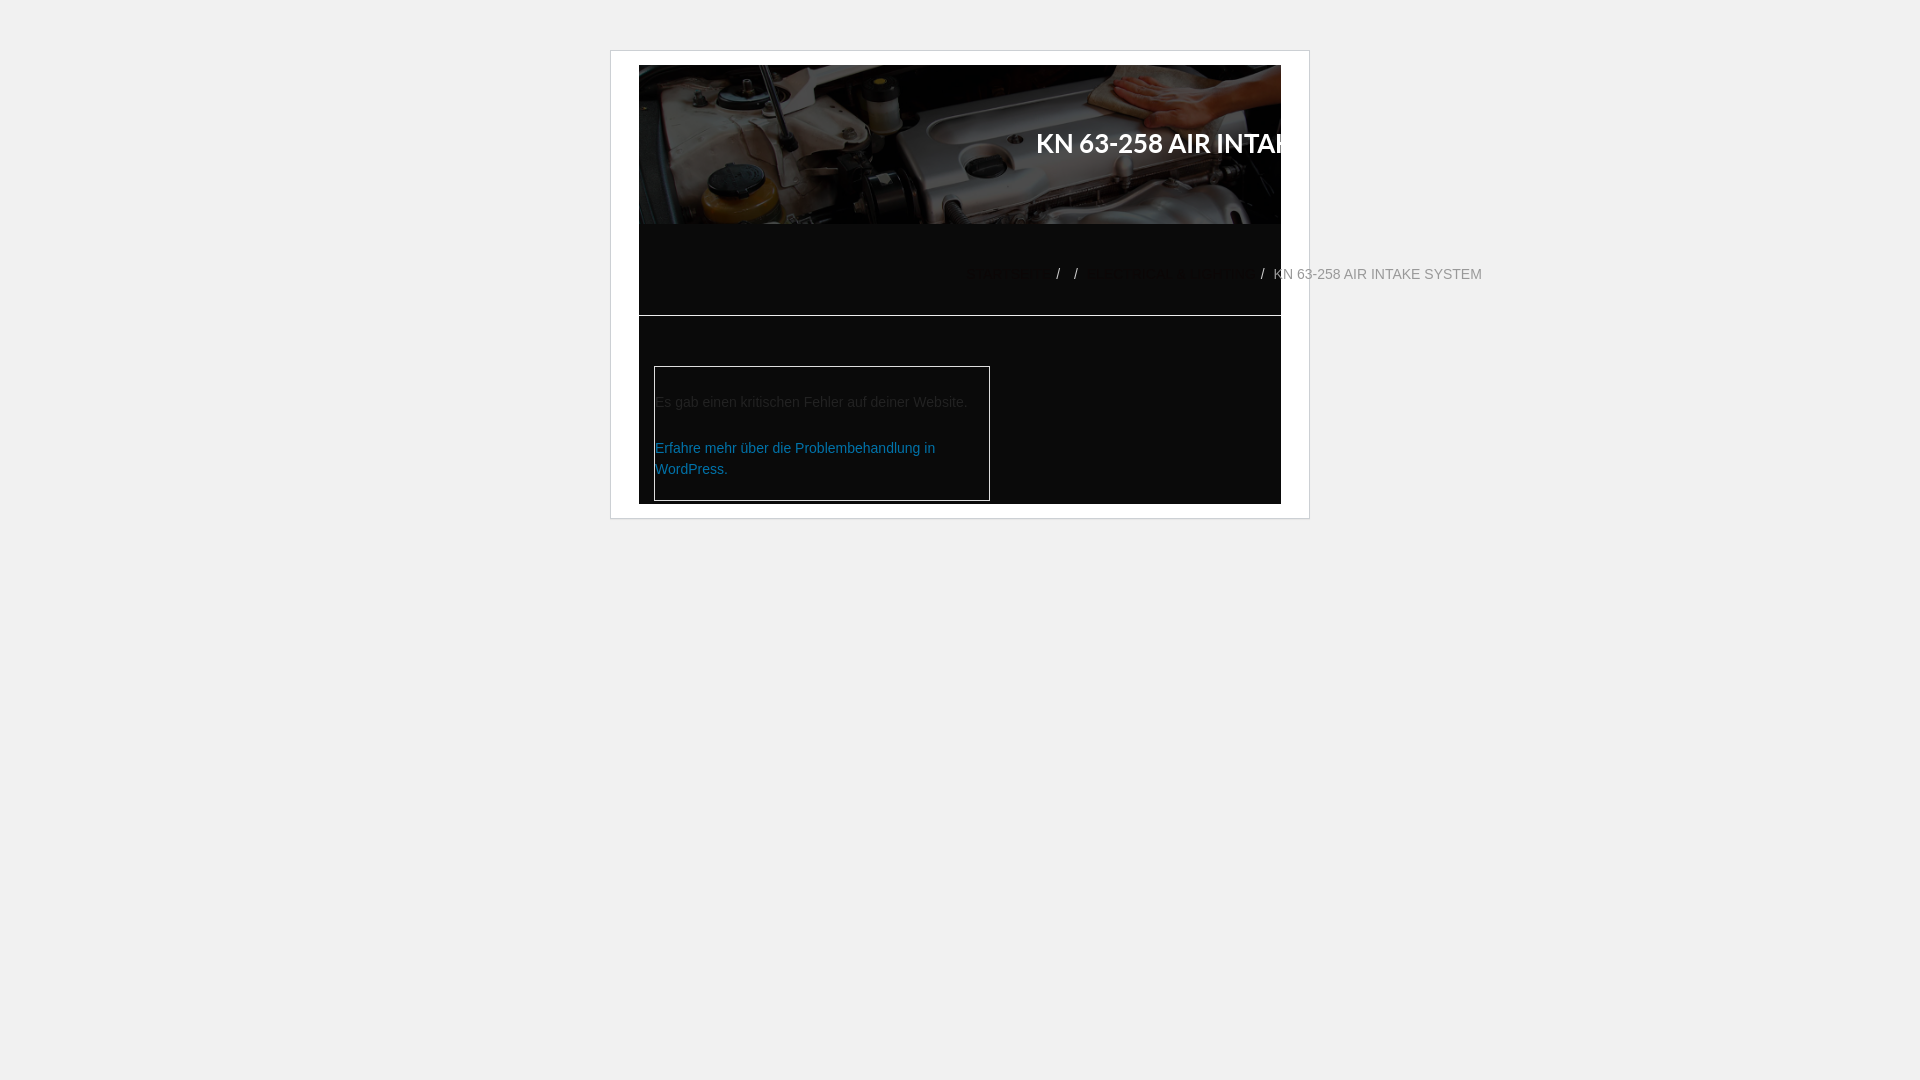 The width and height of the screenshot is (1920, 1080). What do you see at coordinates (1171, 273) in the screenshot?
I see `'ELECTRICAL & LIGHTING'` at bounding box center [1171, 273].